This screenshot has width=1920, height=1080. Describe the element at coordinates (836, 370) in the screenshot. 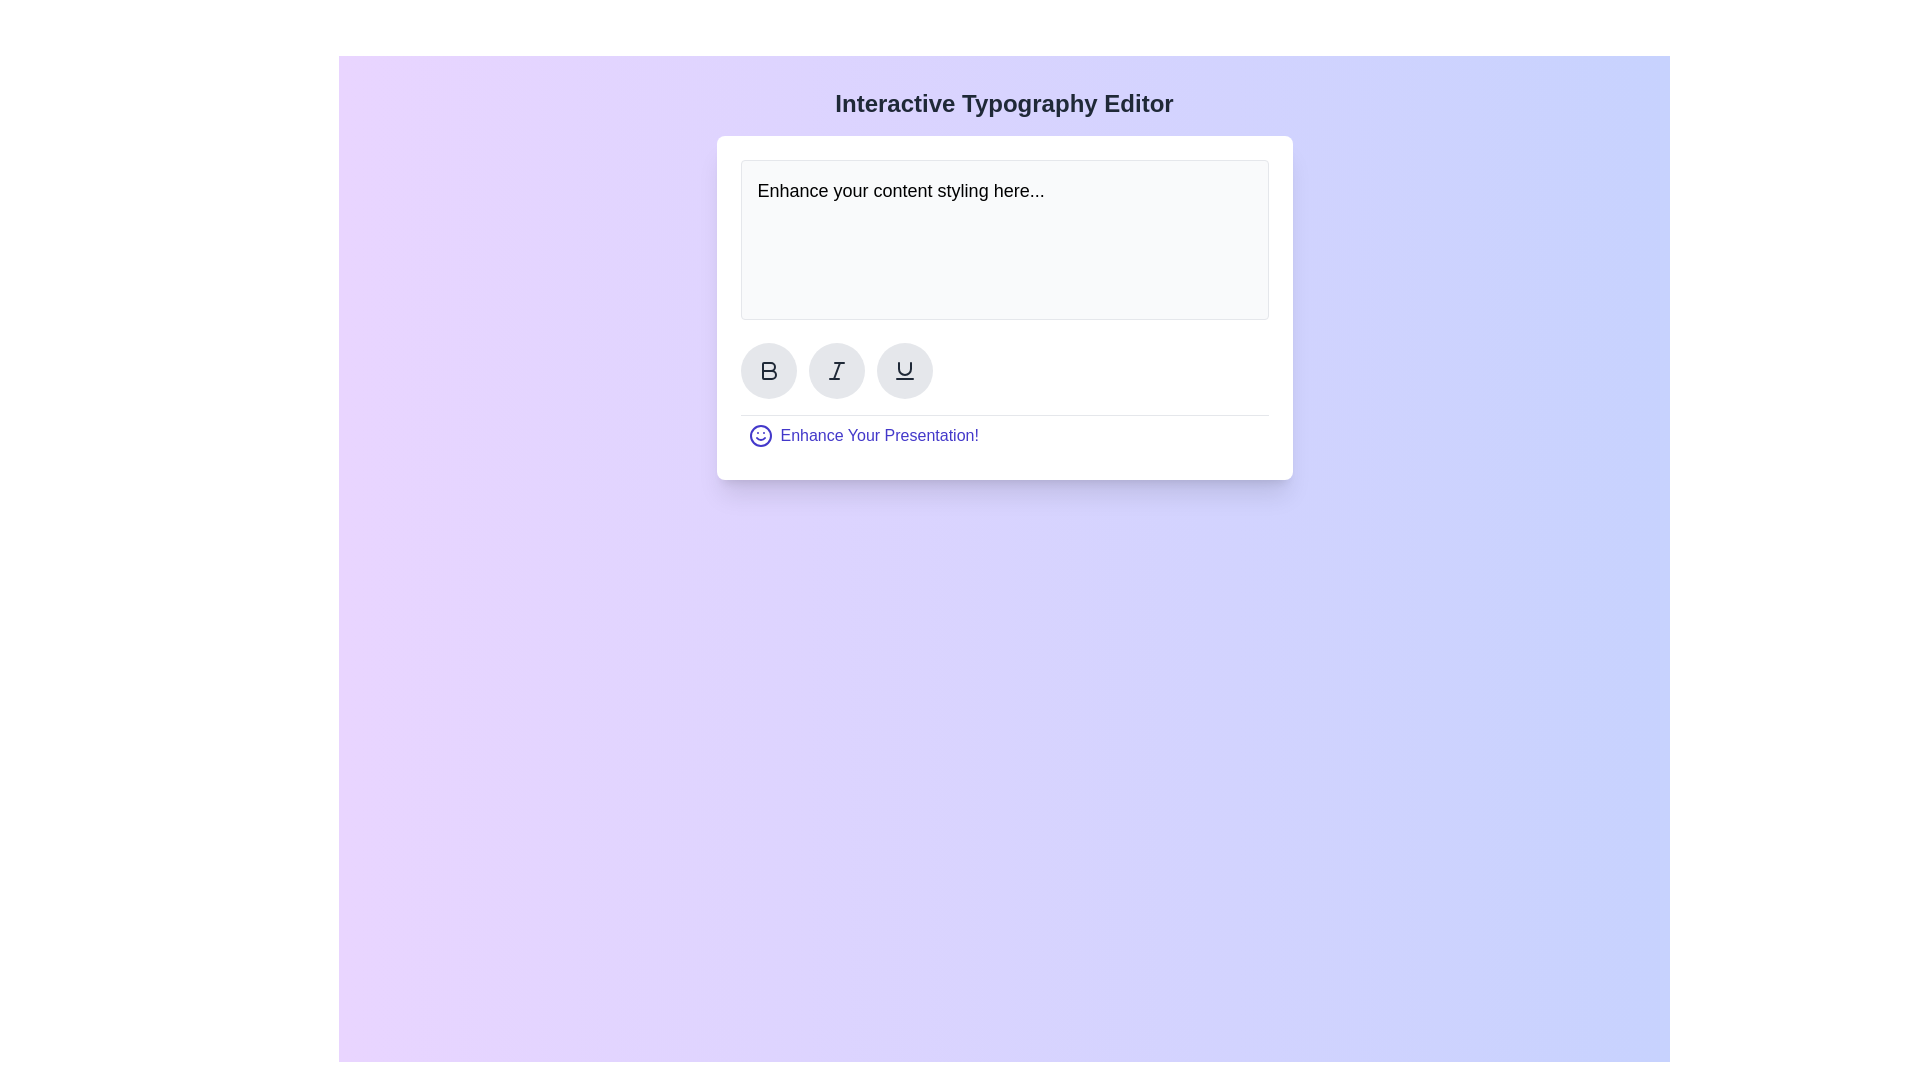

I see `the italicized 'I' icon button in the row of formatting buttons` at that location.